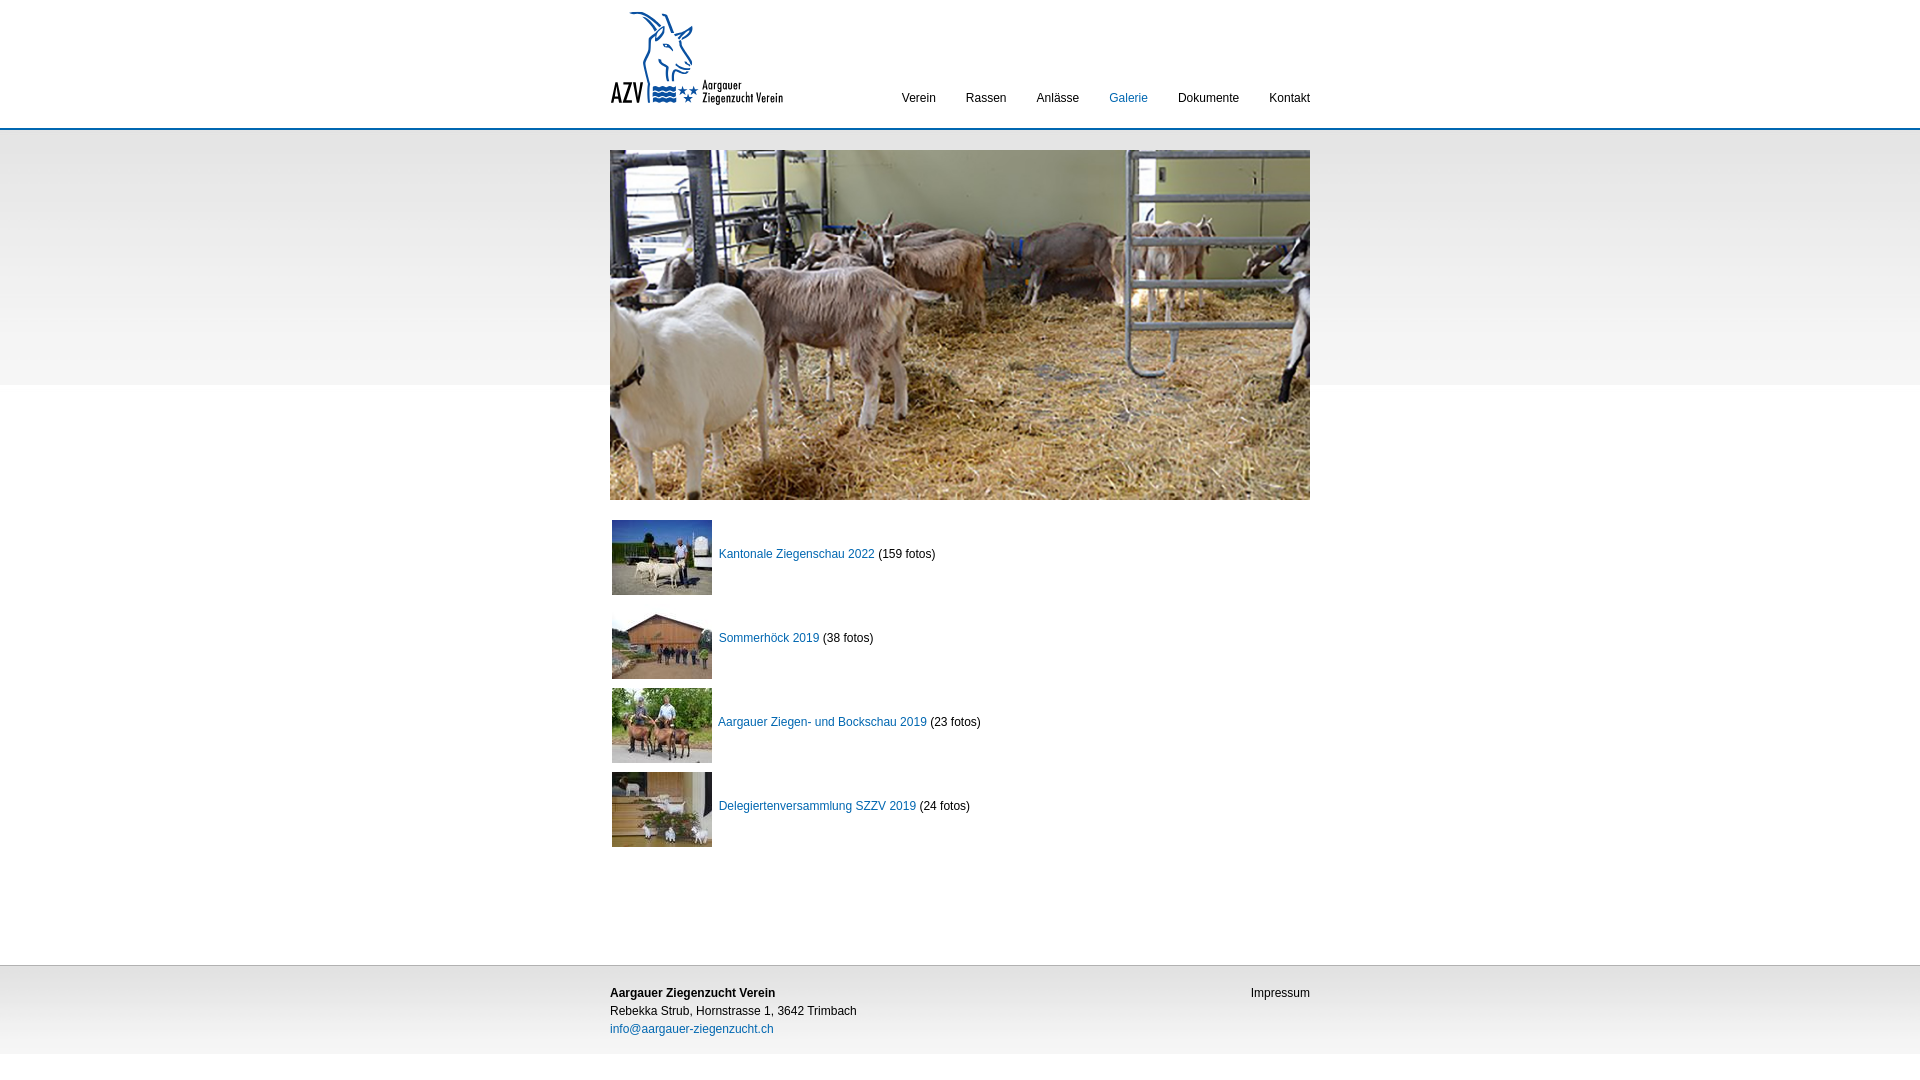  I want to click on '  Kantonale Ziegenschau 2022', so click(742, 552).